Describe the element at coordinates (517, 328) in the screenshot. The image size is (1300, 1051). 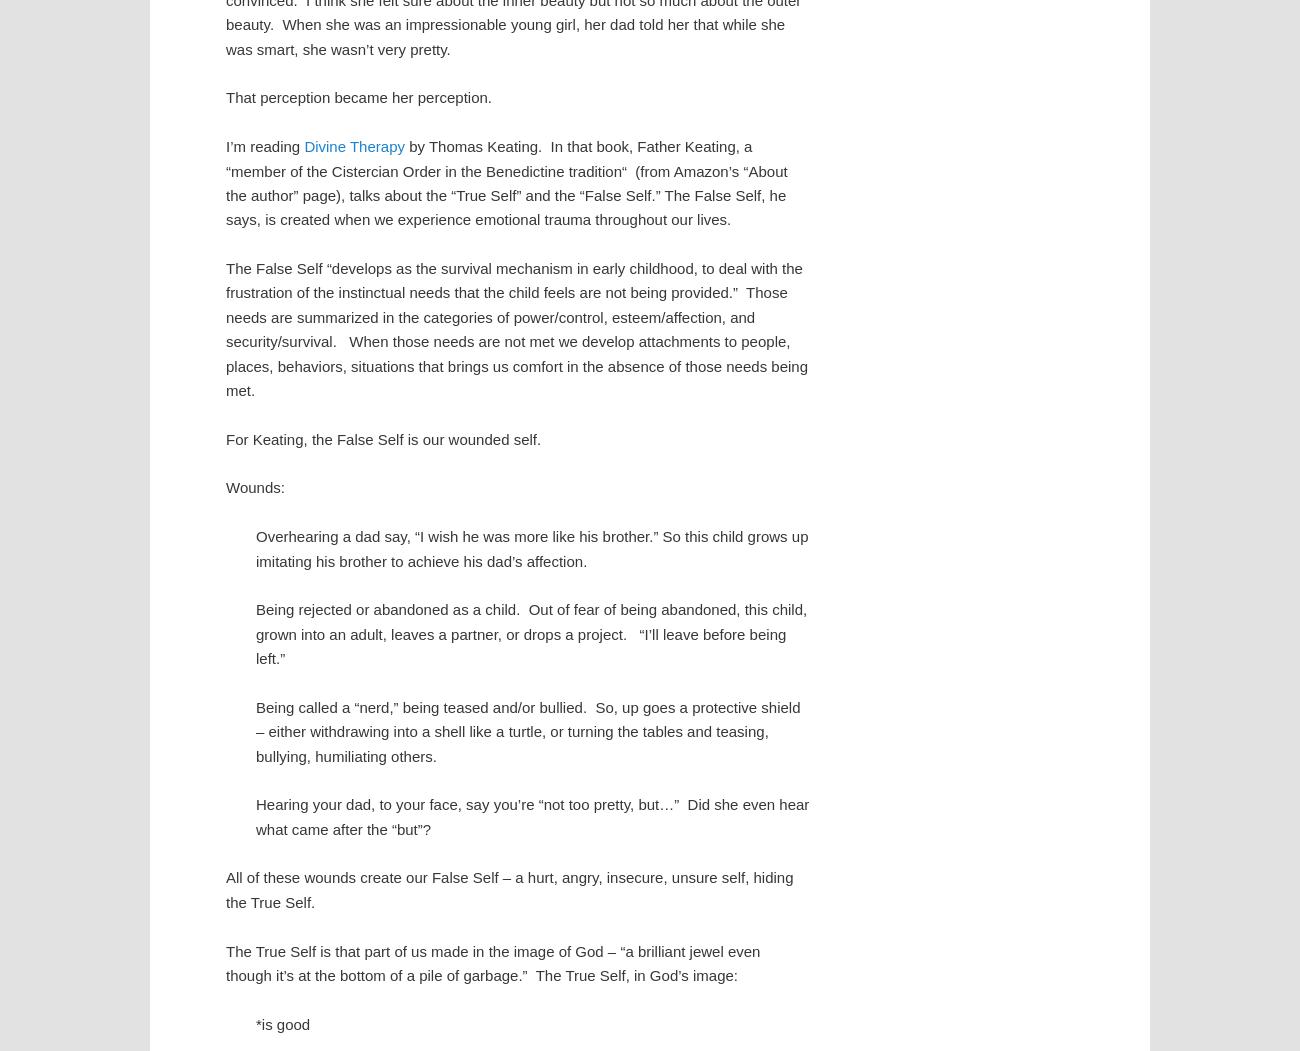
I see `'The False Self “develops as the survival mechanism in early childhood, to deal with the frustration of the instinctual needs that the child feels are not being provided.”  Those needs are summarized in the categories of power/control, esteem/affection, and security/survival.   When those needs are not met we develop attachments to people, places, behaviors, situations that brings us comfort in the absence of those needs being met.'` at that location.